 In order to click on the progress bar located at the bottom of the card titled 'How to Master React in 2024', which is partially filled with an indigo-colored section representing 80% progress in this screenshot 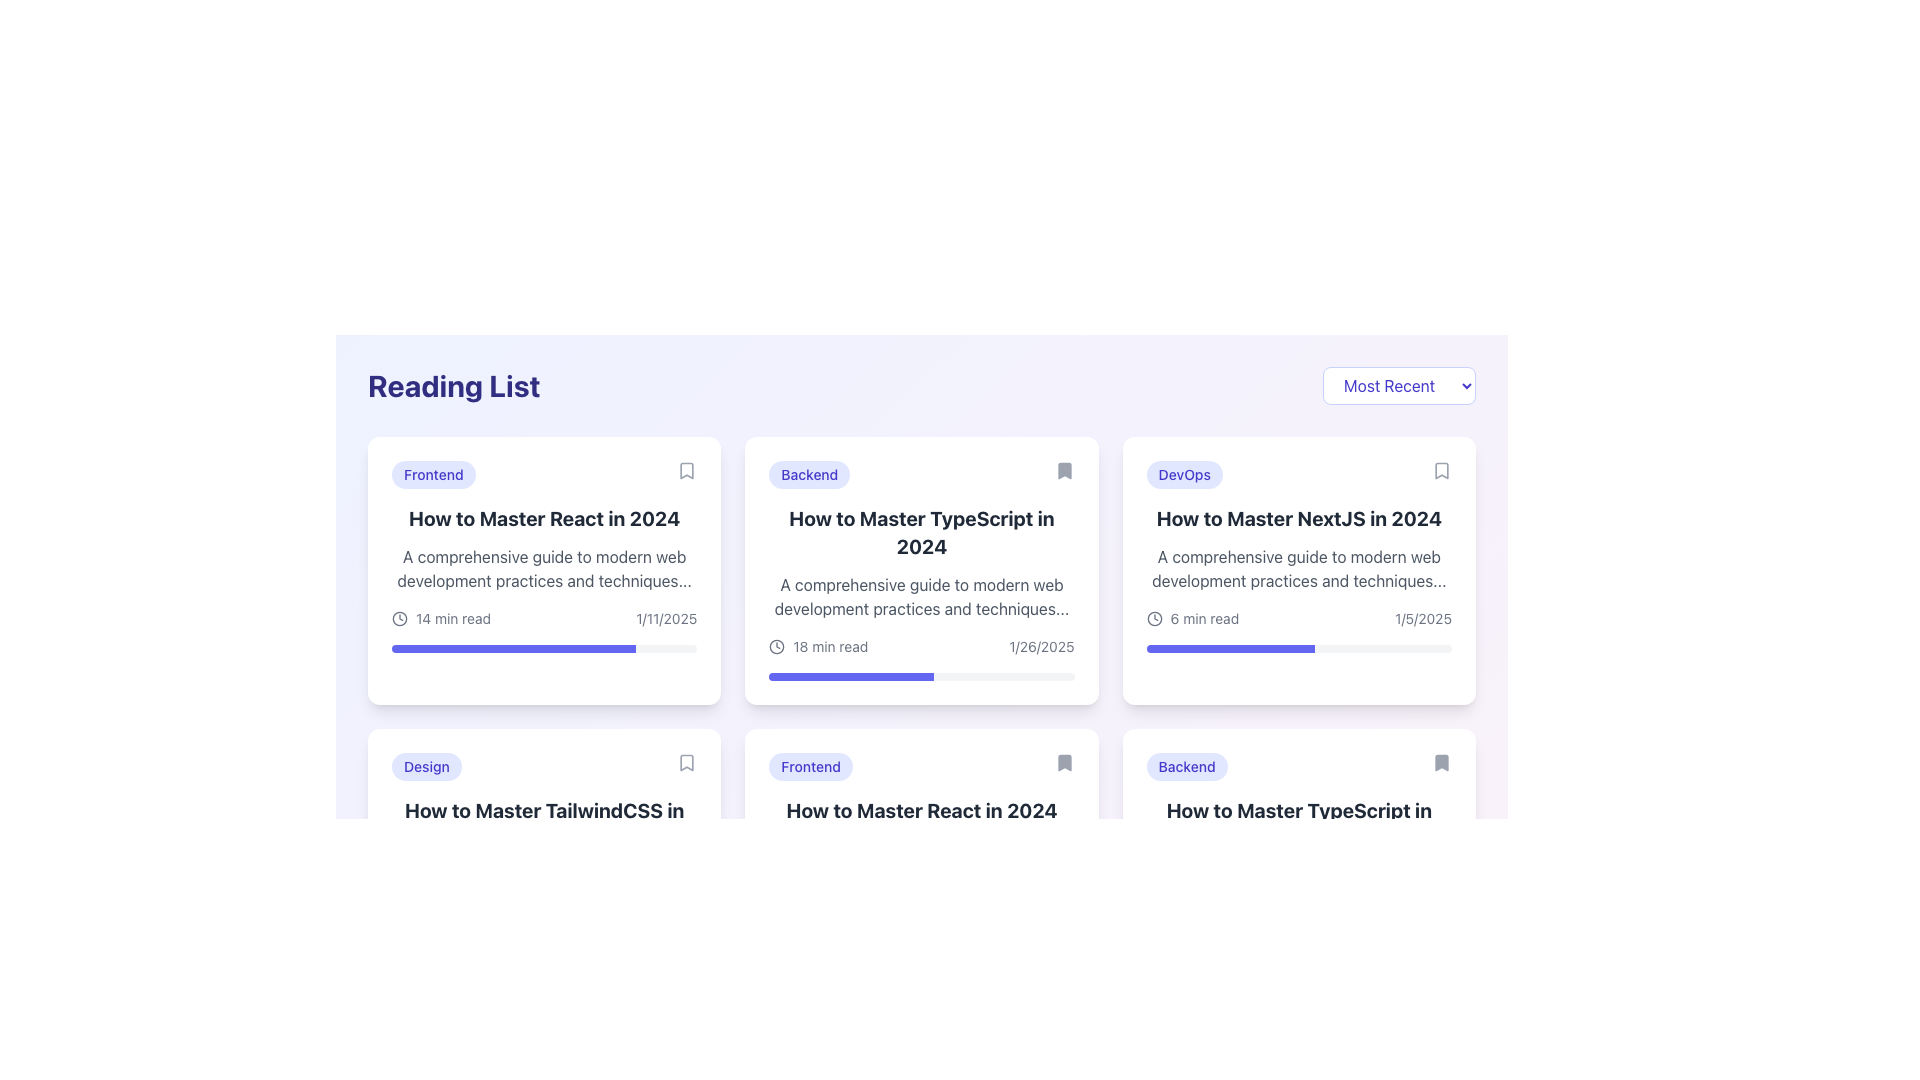, I will do `click(544, 648)`.